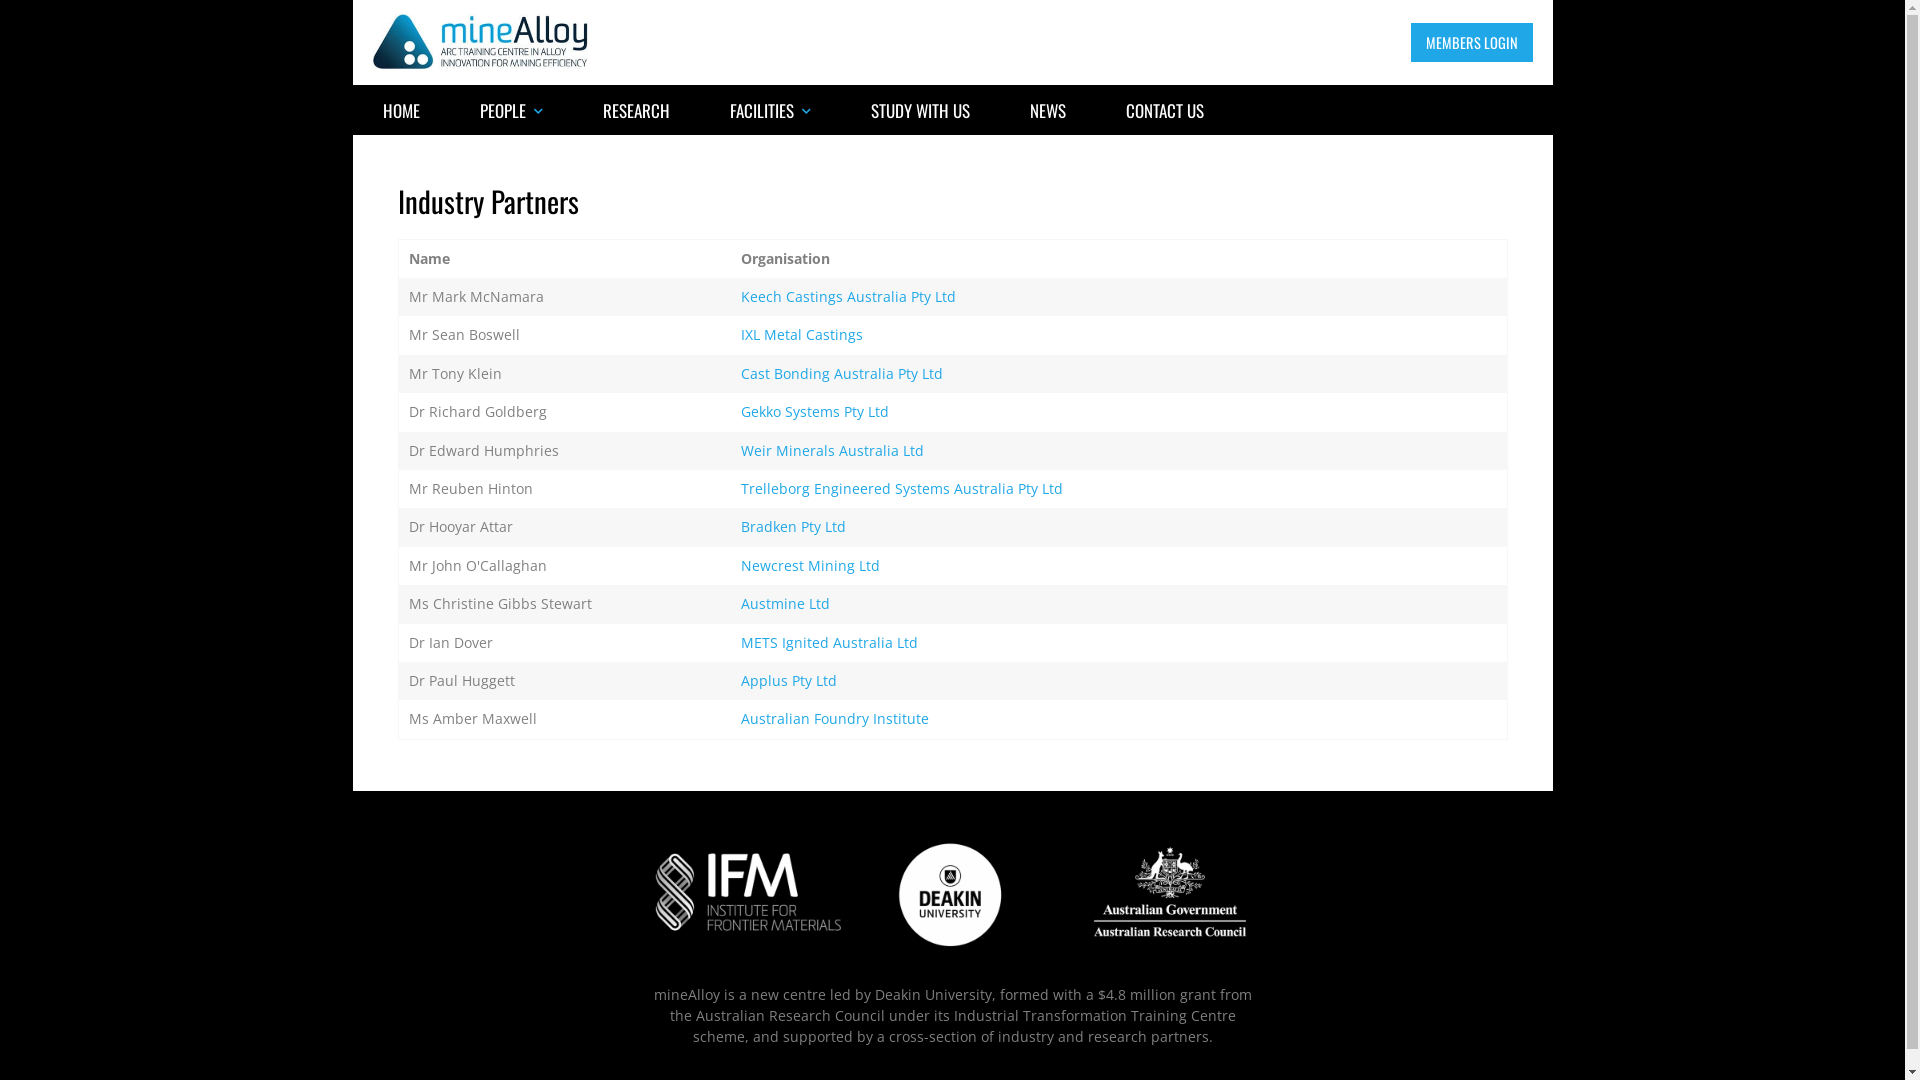 The height and width of the screenshot is (1080, 1920). Describe the element at coordinates (841, 373) in the screenshot. I see `'Cast Bonding Australia Pty Ltd'` at that location.